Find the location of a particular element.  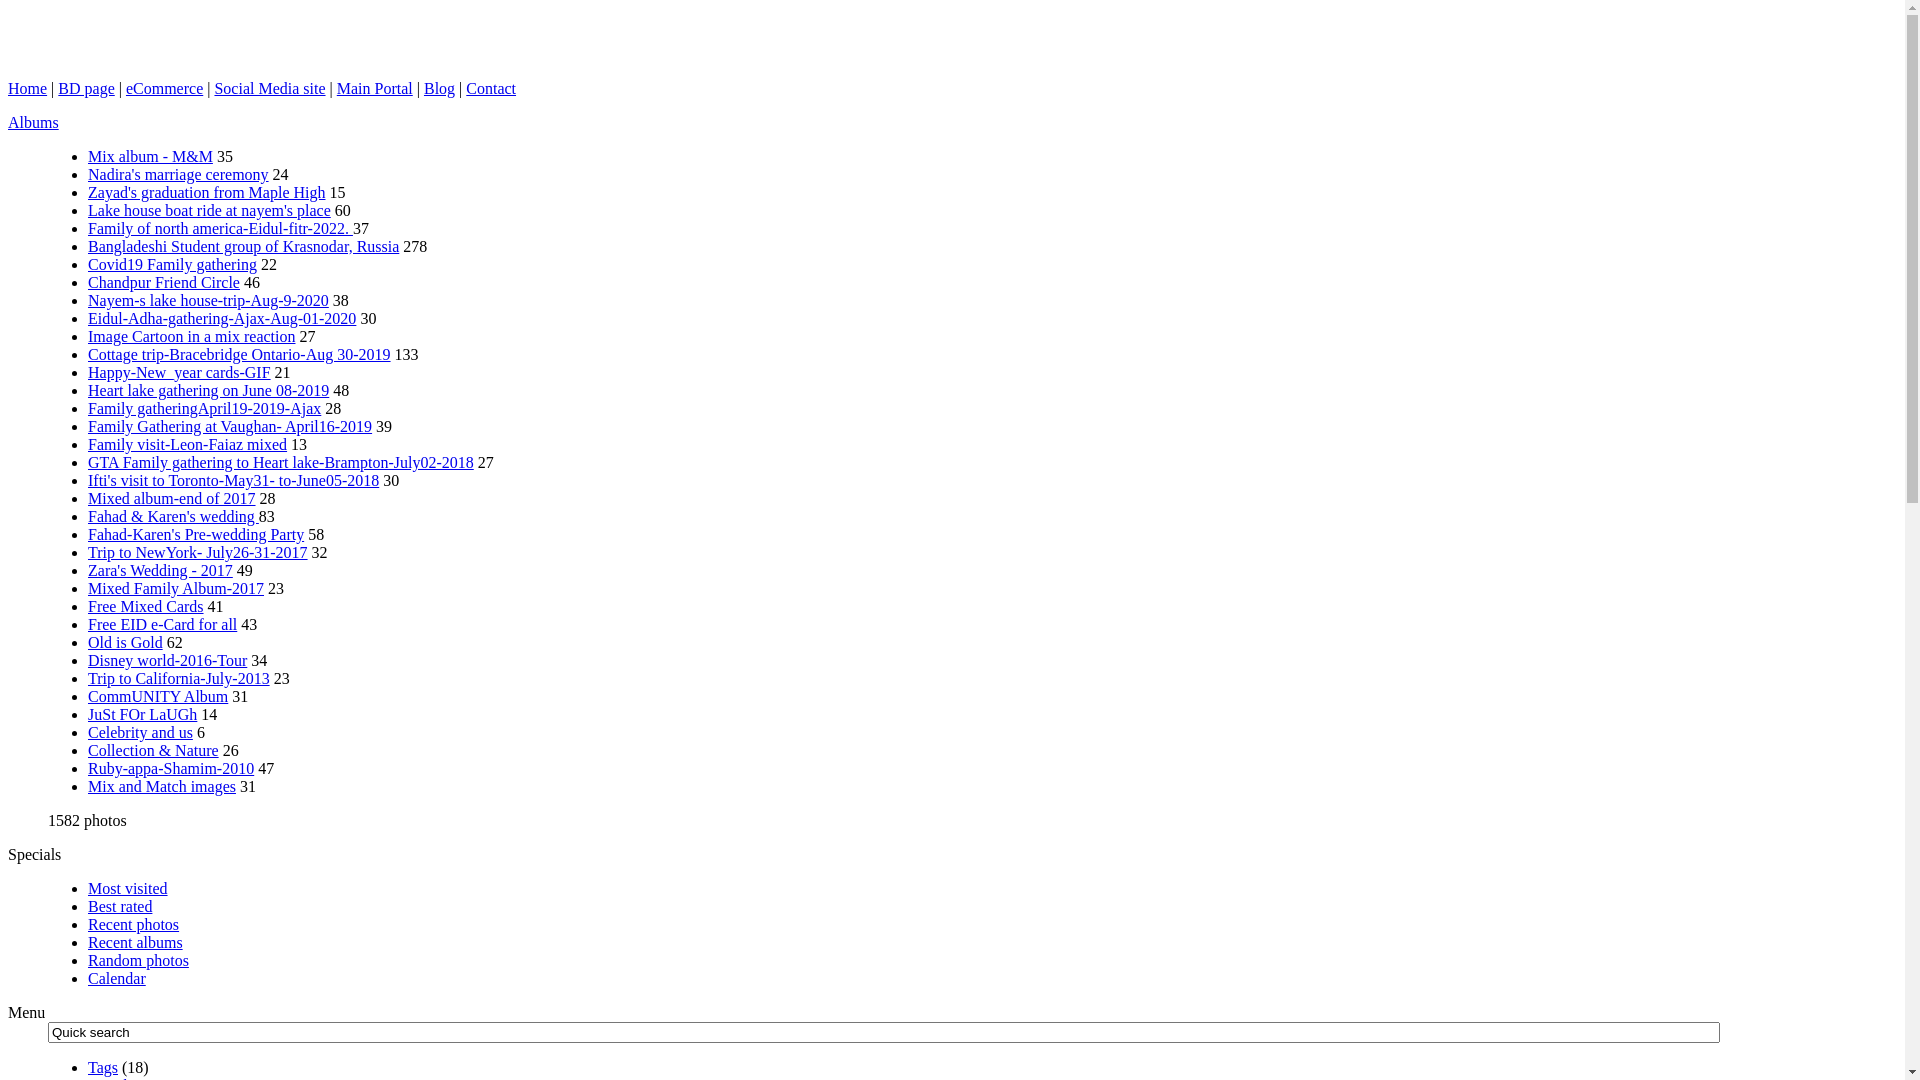

'Most visited' is located at coordinates (127, 887).